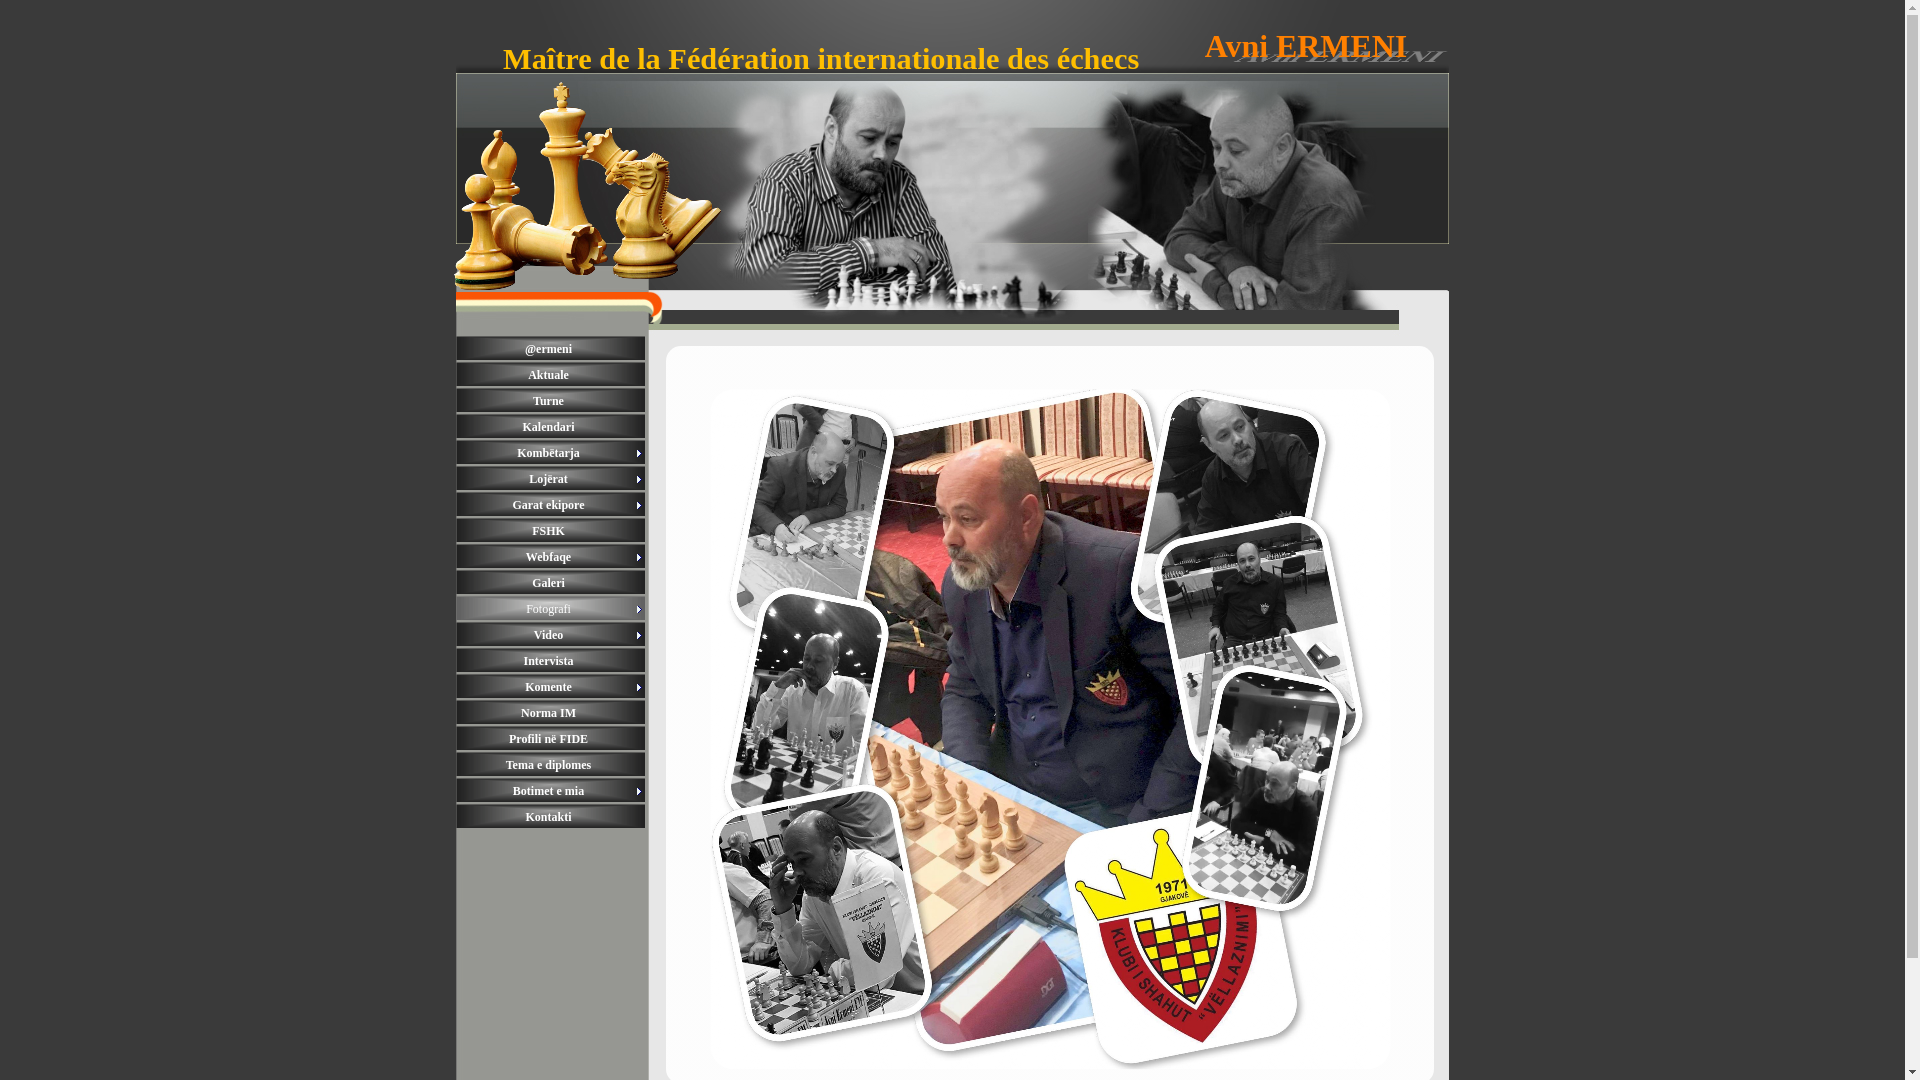 Image resolution: width=1920 pixels, height=1080 pixels. Describe the element at coordinates (551, 426) in the screenshot. I see `'Kalendari'` at that location.